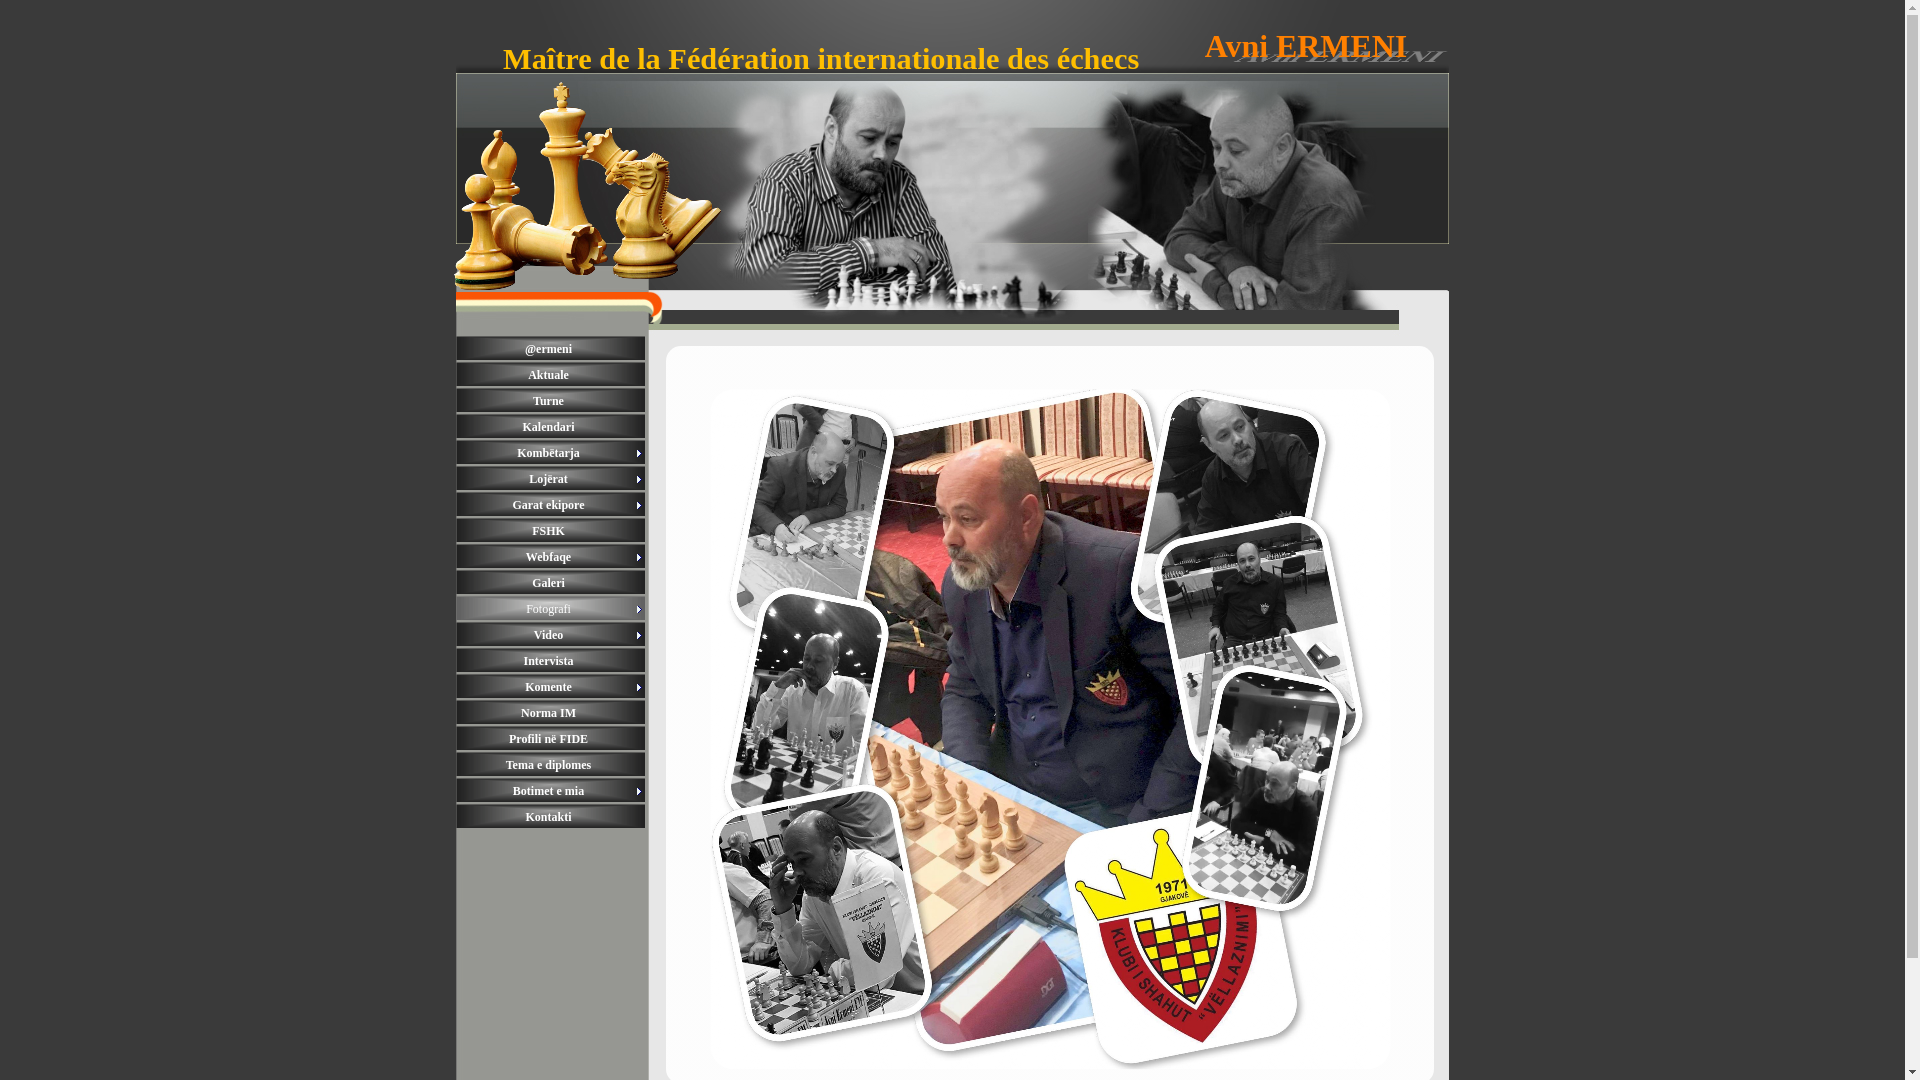 Image resolution: width=1920 pixels, height=1080 pixels. Describe the element at coordinates (551, 426) in the screenshot. I see `'Kalendari'` at that location.